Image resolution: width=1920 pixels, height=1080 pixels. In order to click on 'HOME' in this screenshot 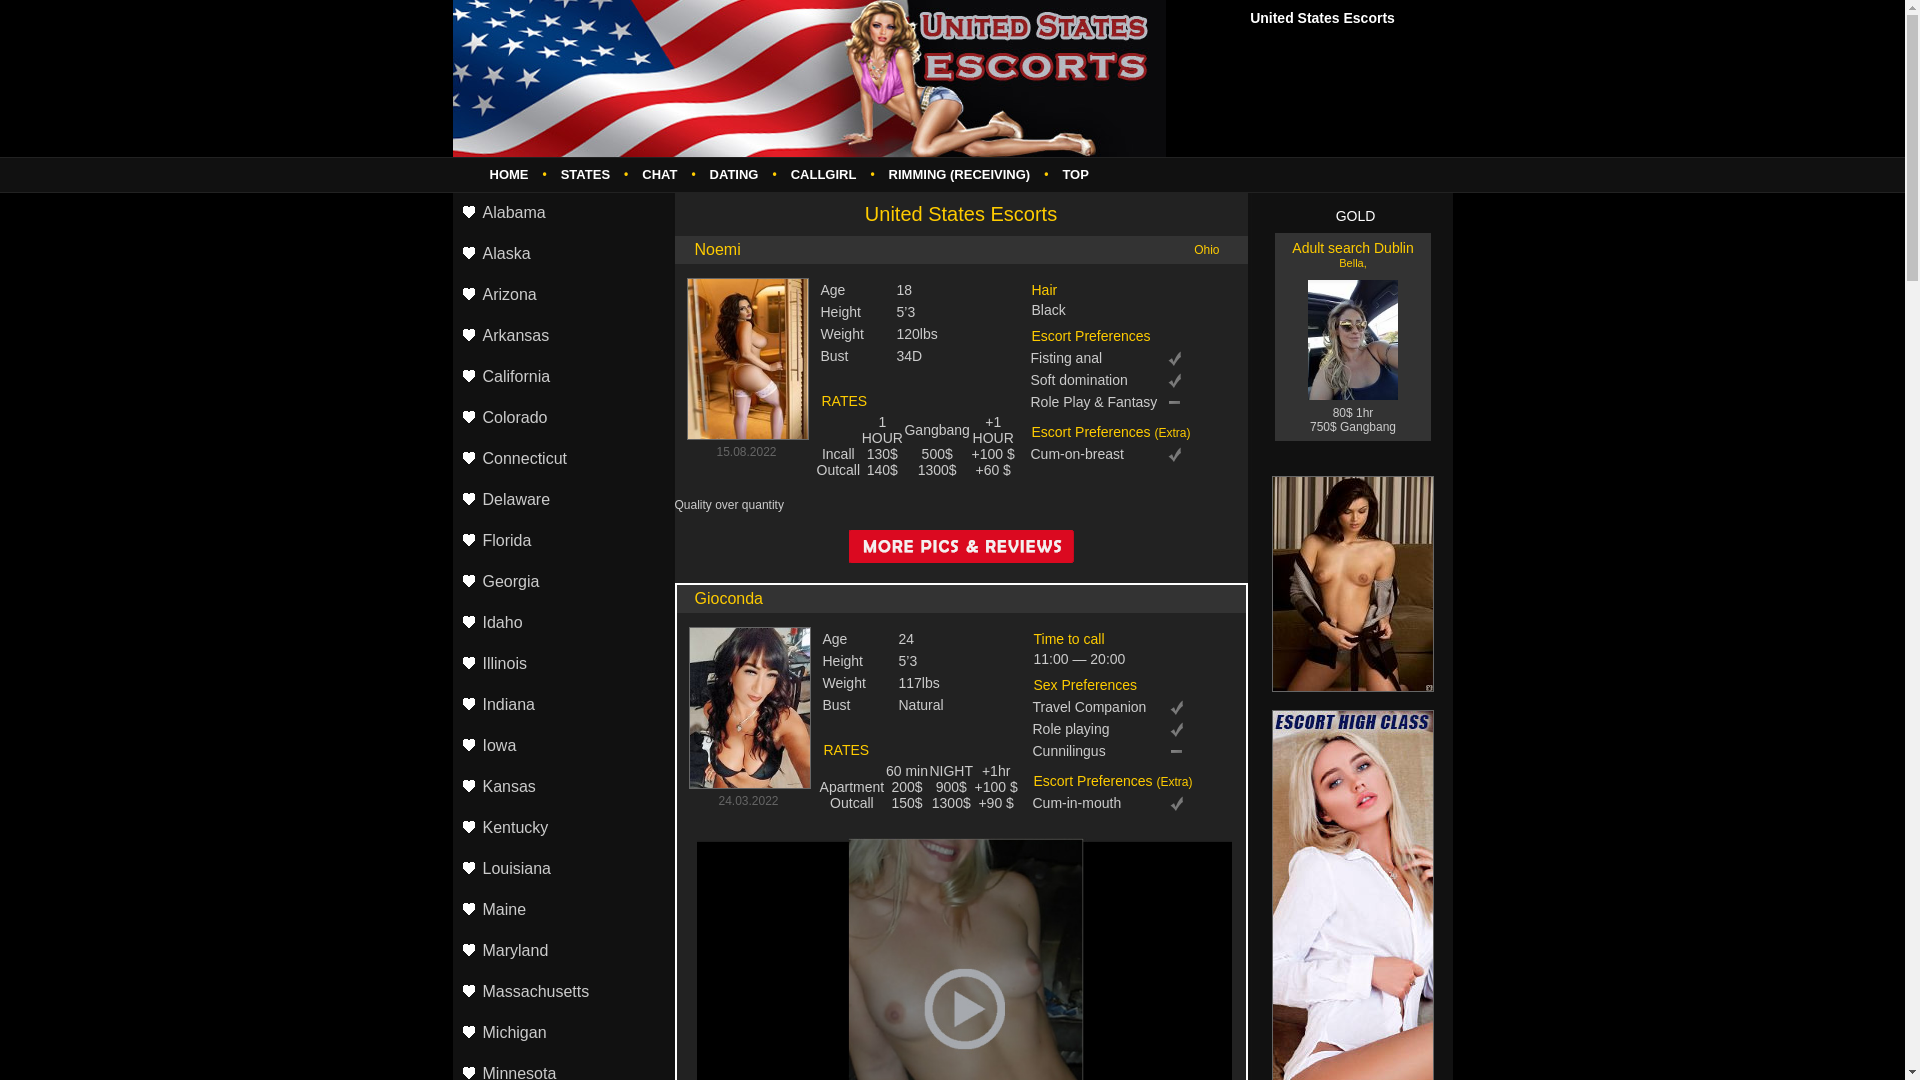, I will do `click(480, 173)`.